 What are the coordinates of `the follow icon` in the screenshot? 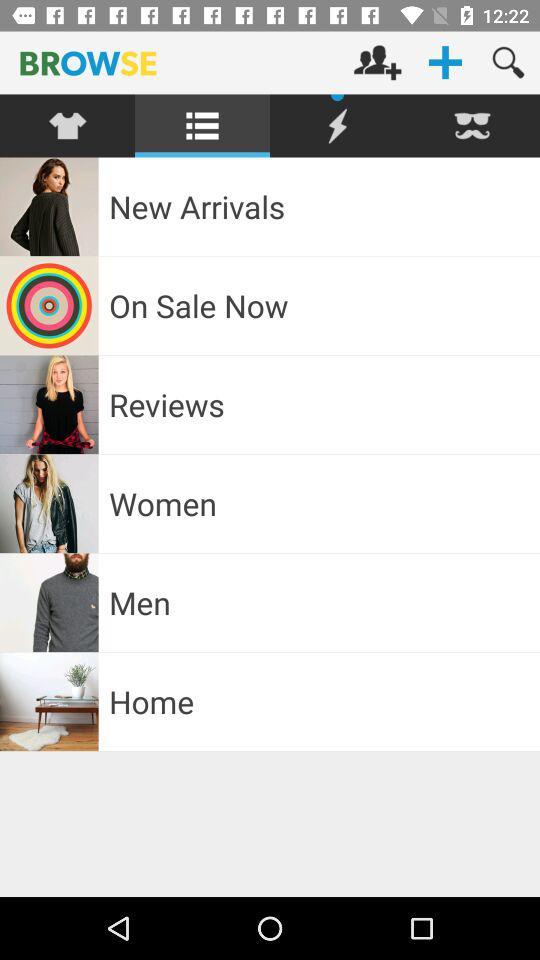 It's located at (377, 62).